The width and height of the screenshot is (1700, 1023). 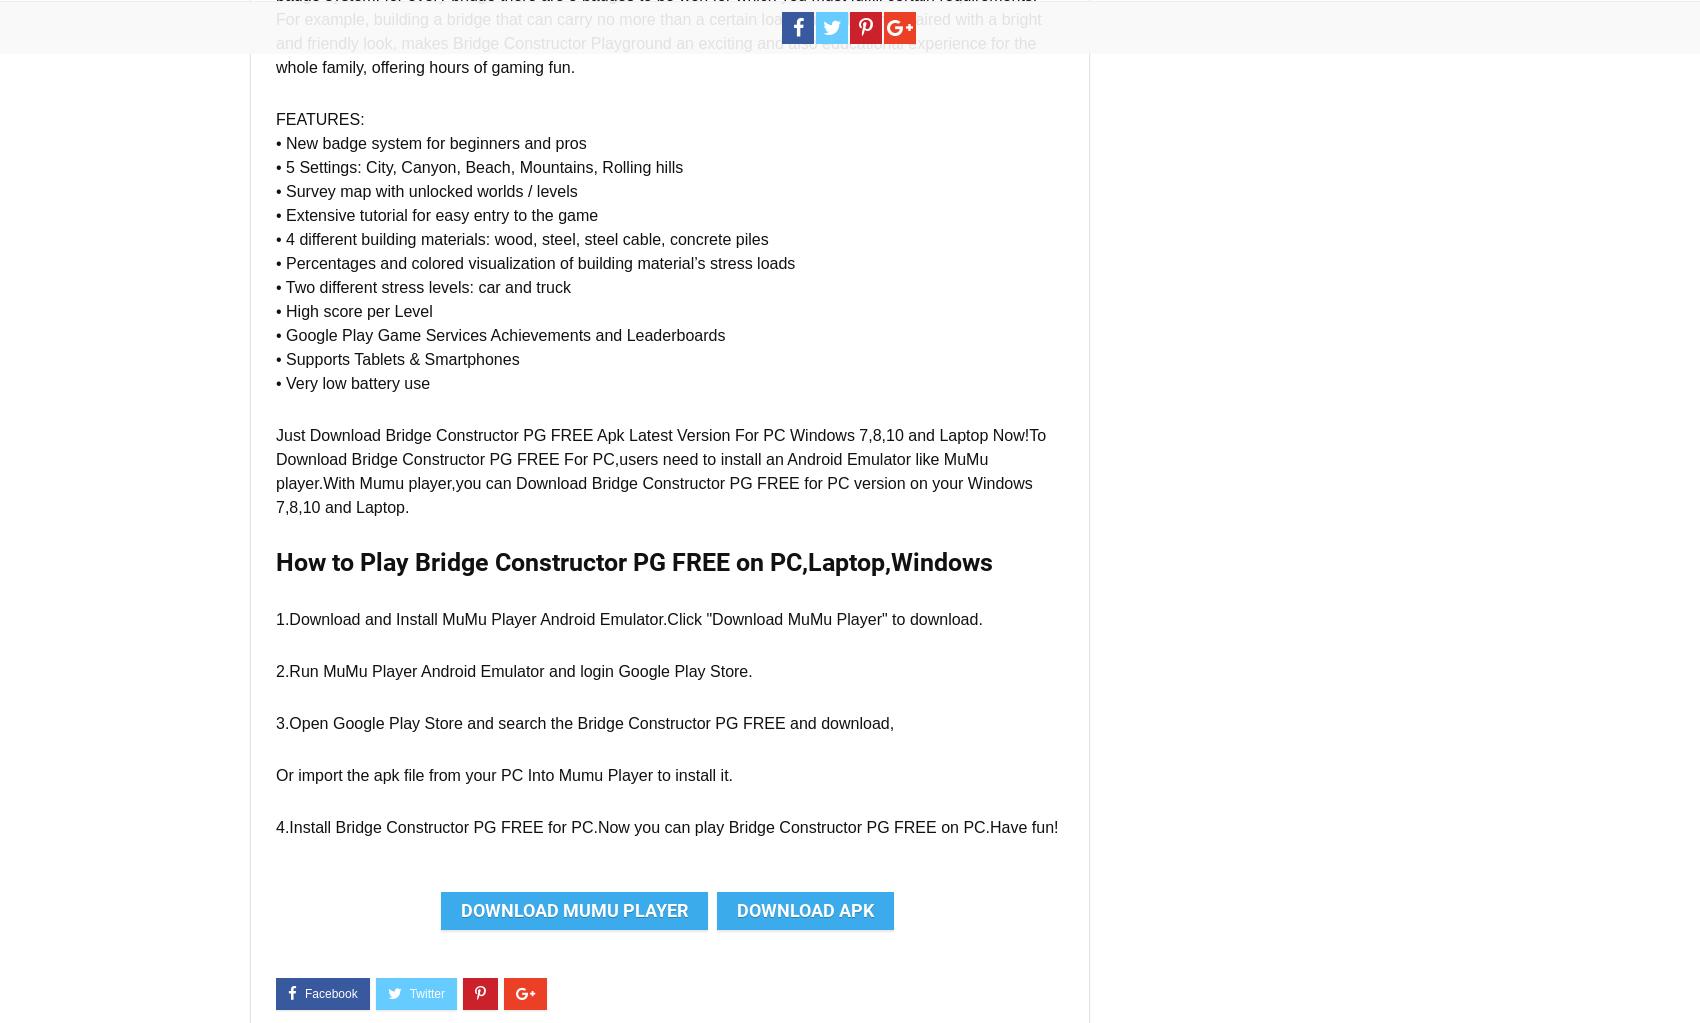 What do you see at coordinates (628, 618) in the screenshot?
I see `'1.Download and Install MuMu Player Android Emulator.Click "Download MuMu Player" to download.'` at bounding box center [628, 618].